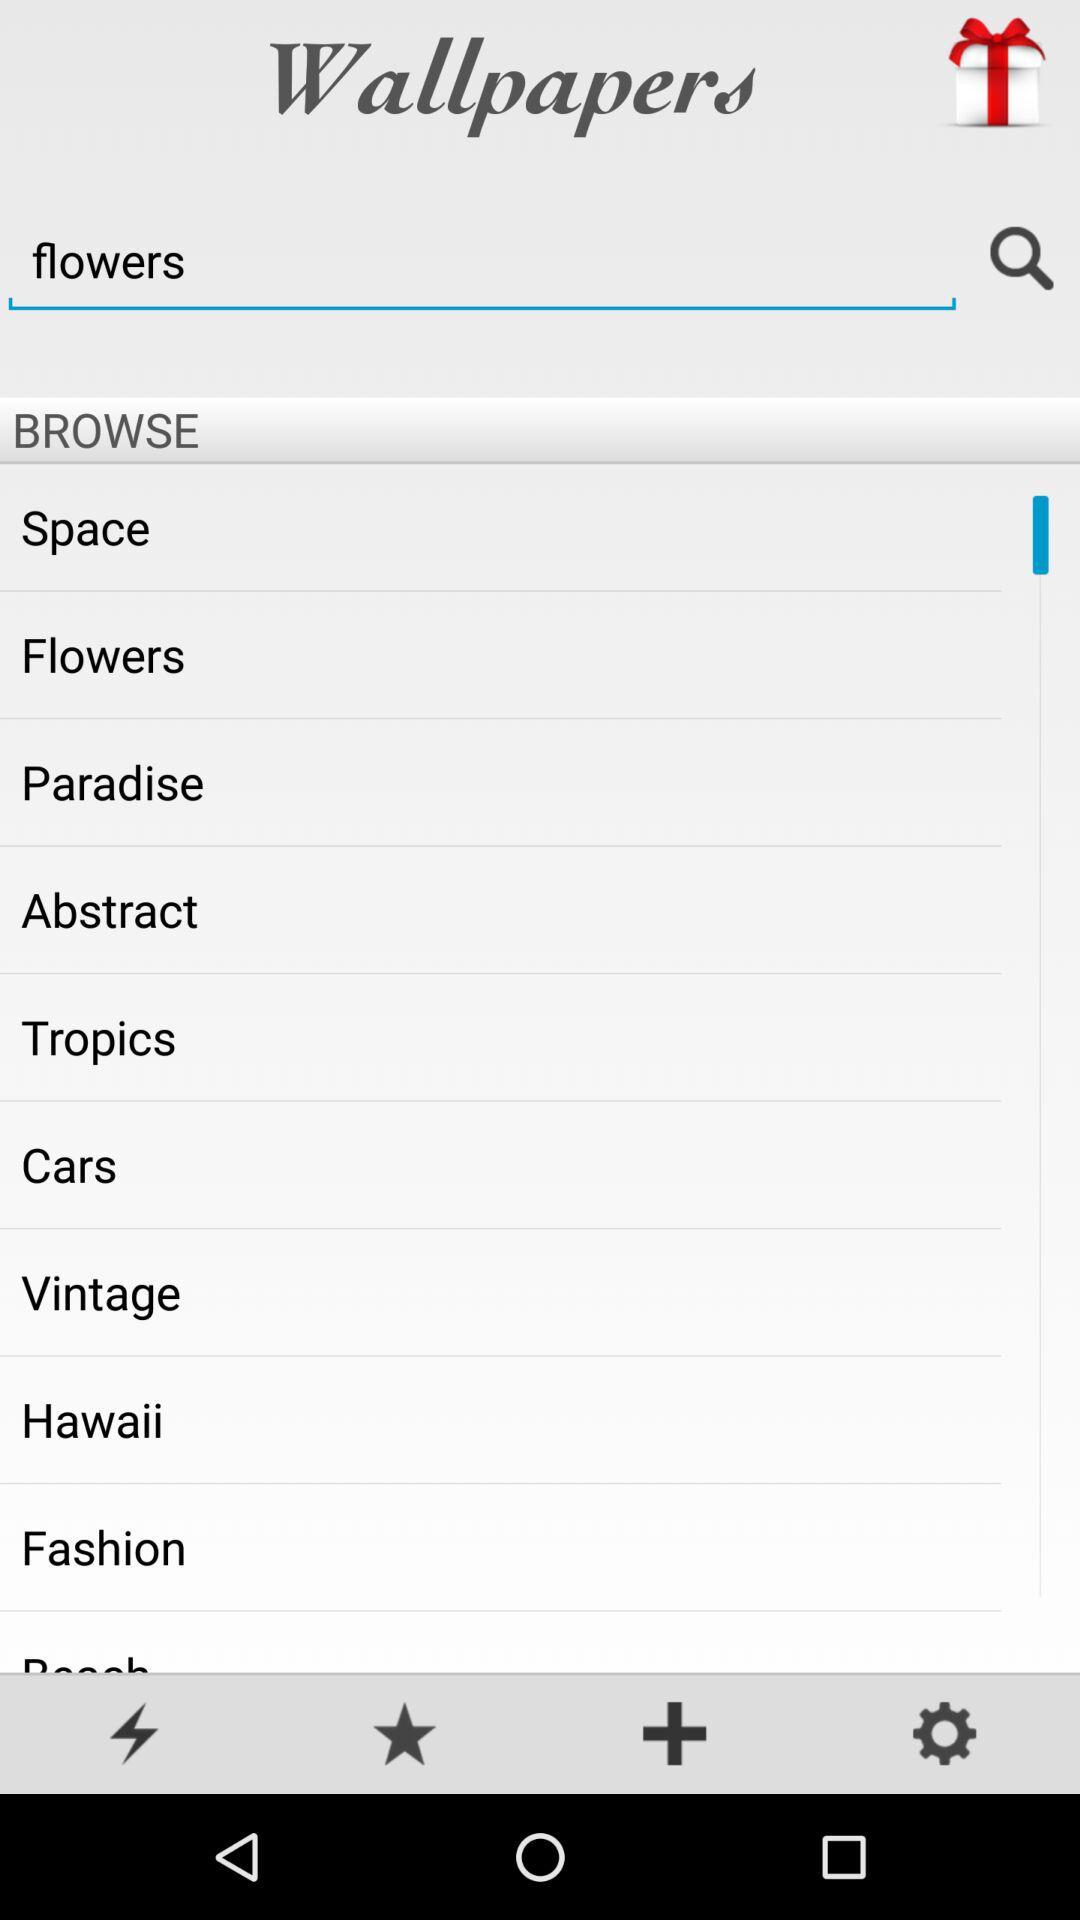 This screenshot has height=1920, width=1080. I want to click on gift box, so click(995, 73).